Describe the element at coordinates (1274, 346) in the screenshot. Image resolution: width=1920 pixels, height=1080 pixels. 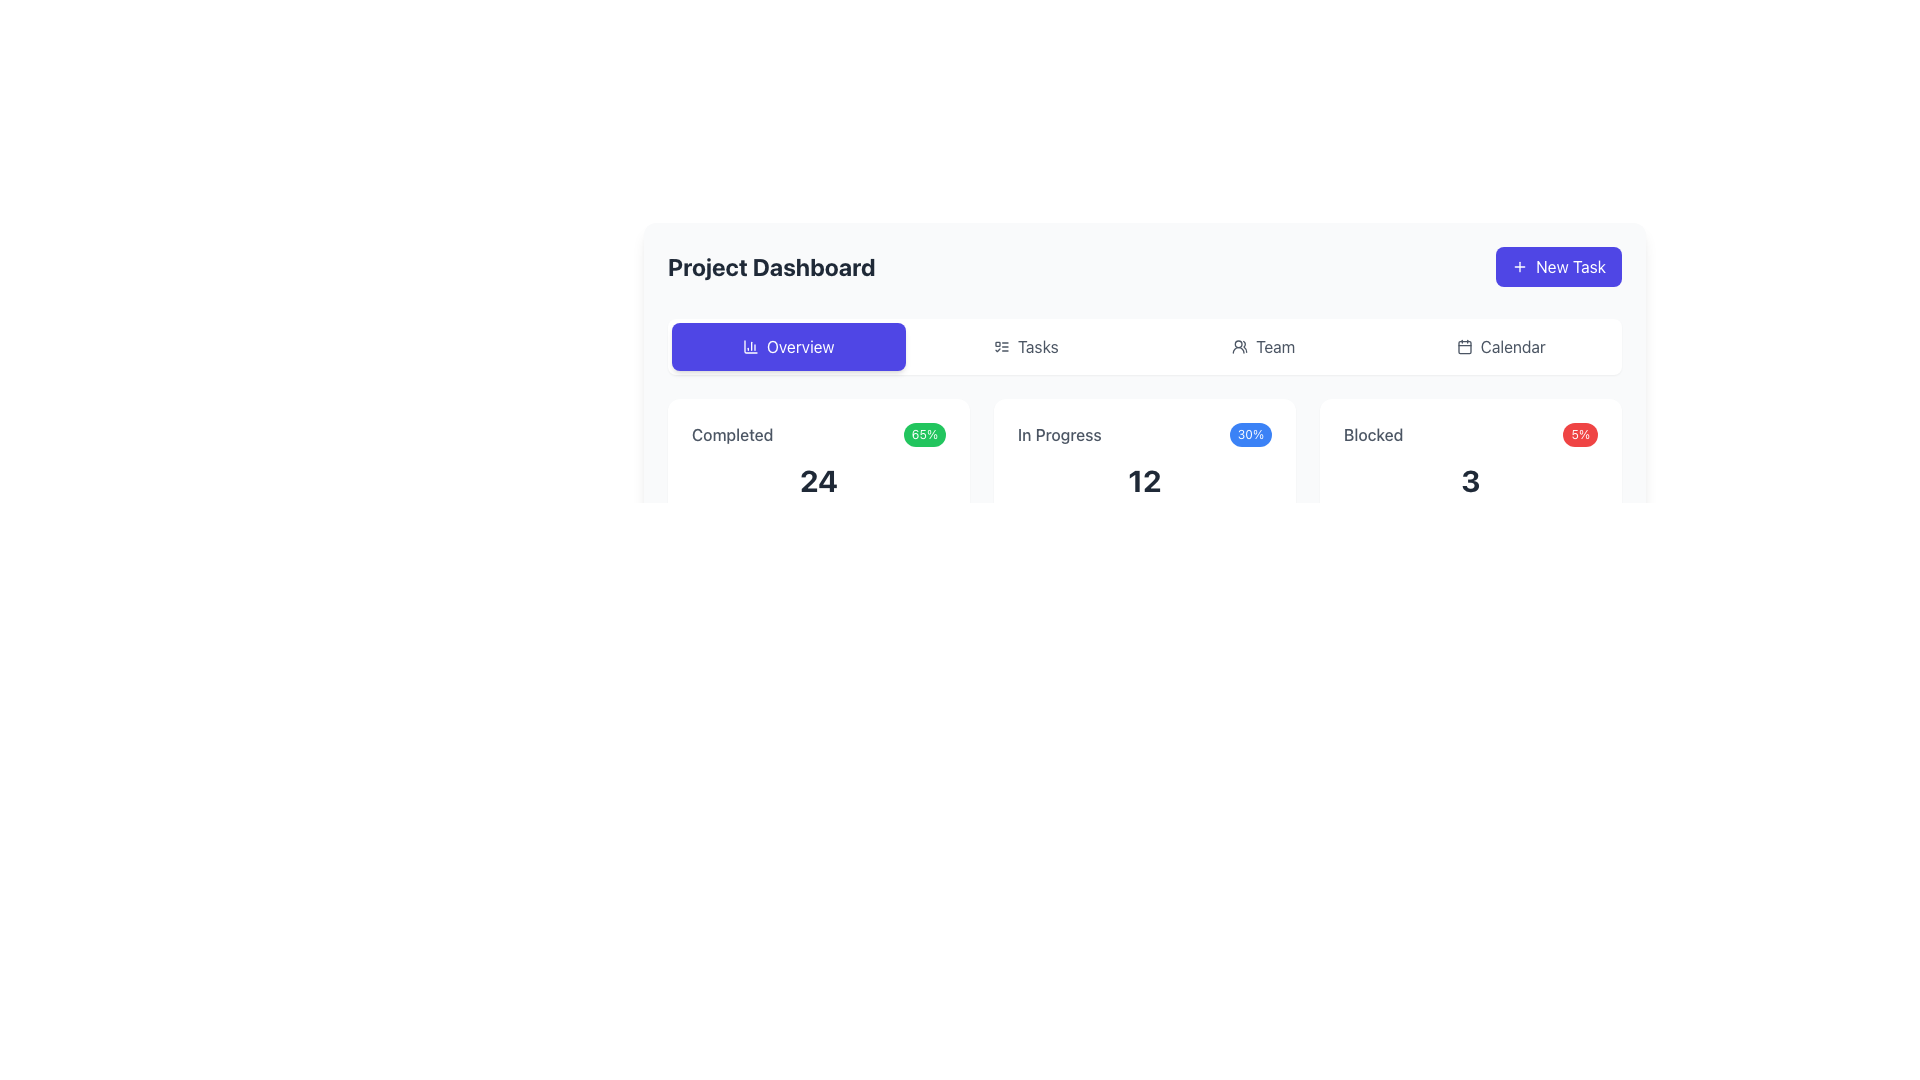
I see `the 'Team' text label in the navigation bar` at that location.